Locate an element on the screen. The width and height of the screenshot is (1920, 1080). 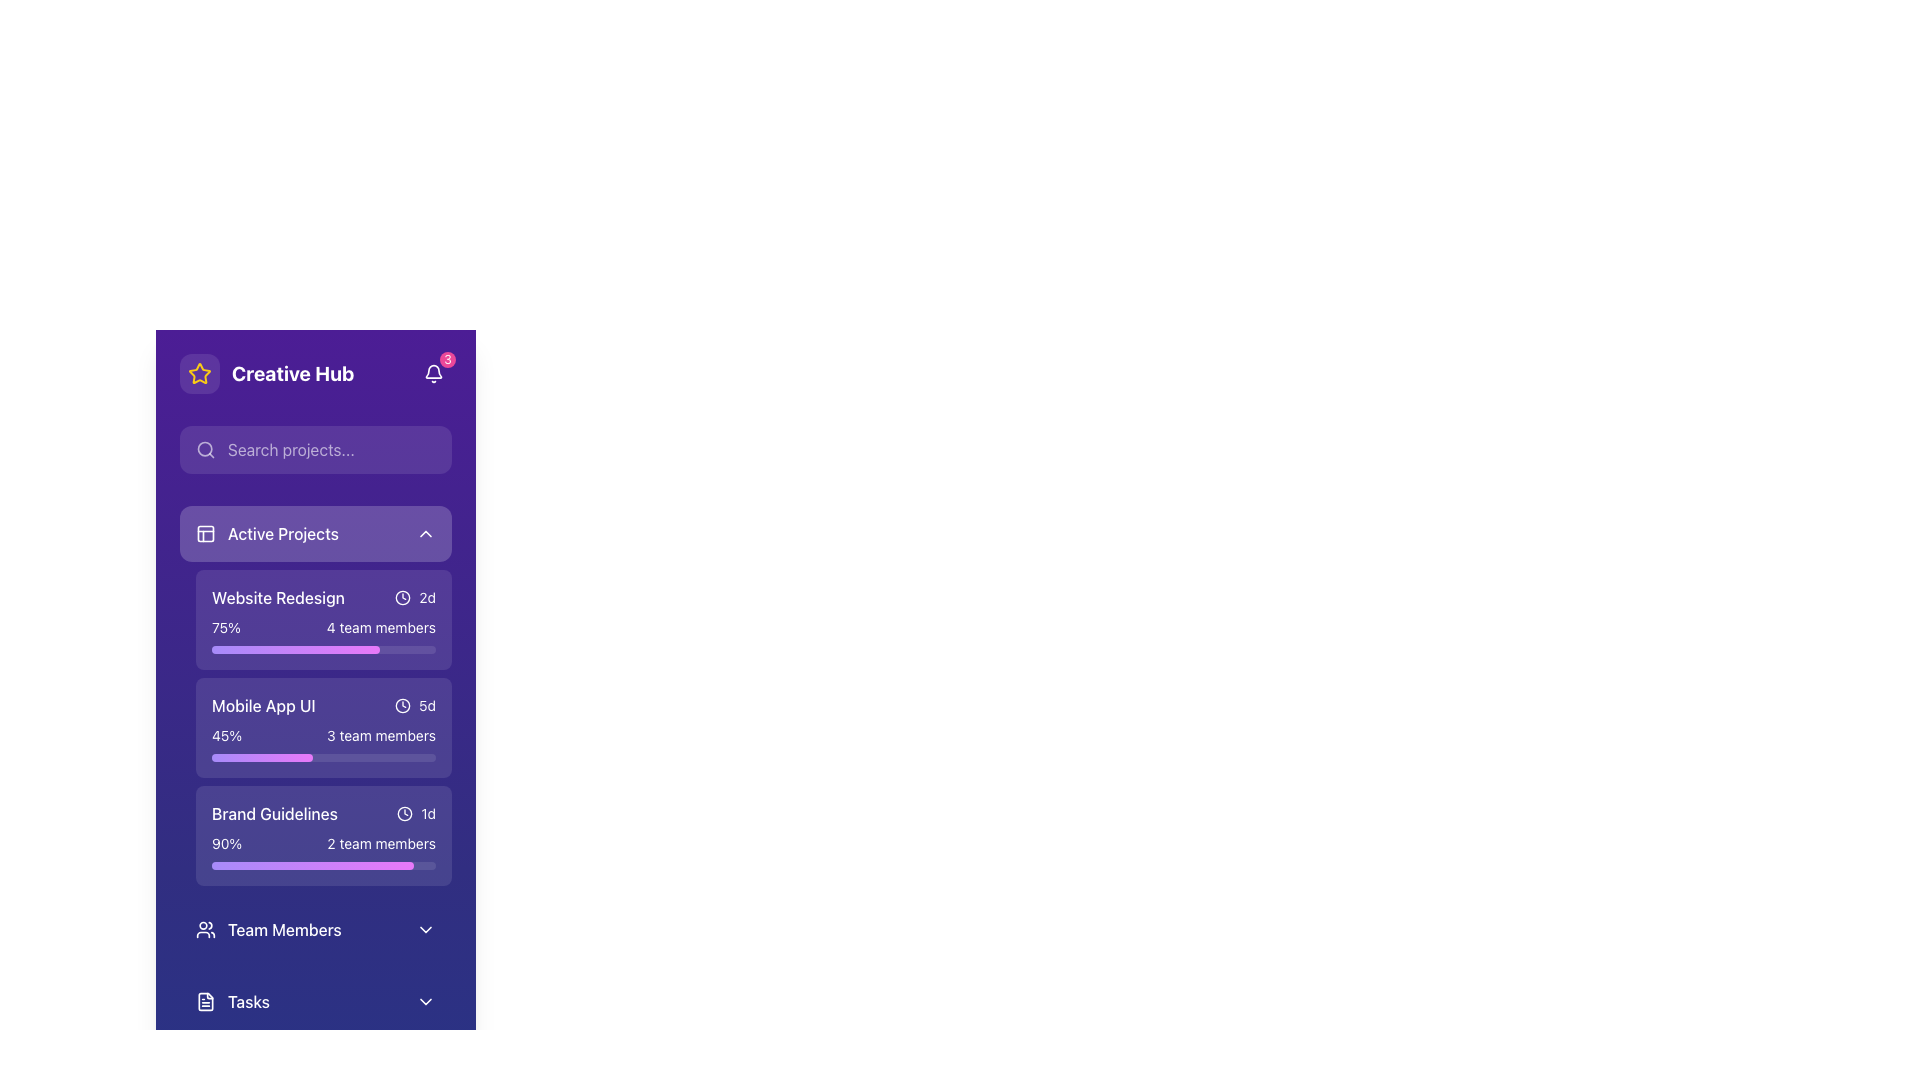
the decorative graphical SVG element representing a search icon, which symbolizes a magnifying glass, located in the search bar area near the top-left corner of the interface is located at coordinates (205, 448).